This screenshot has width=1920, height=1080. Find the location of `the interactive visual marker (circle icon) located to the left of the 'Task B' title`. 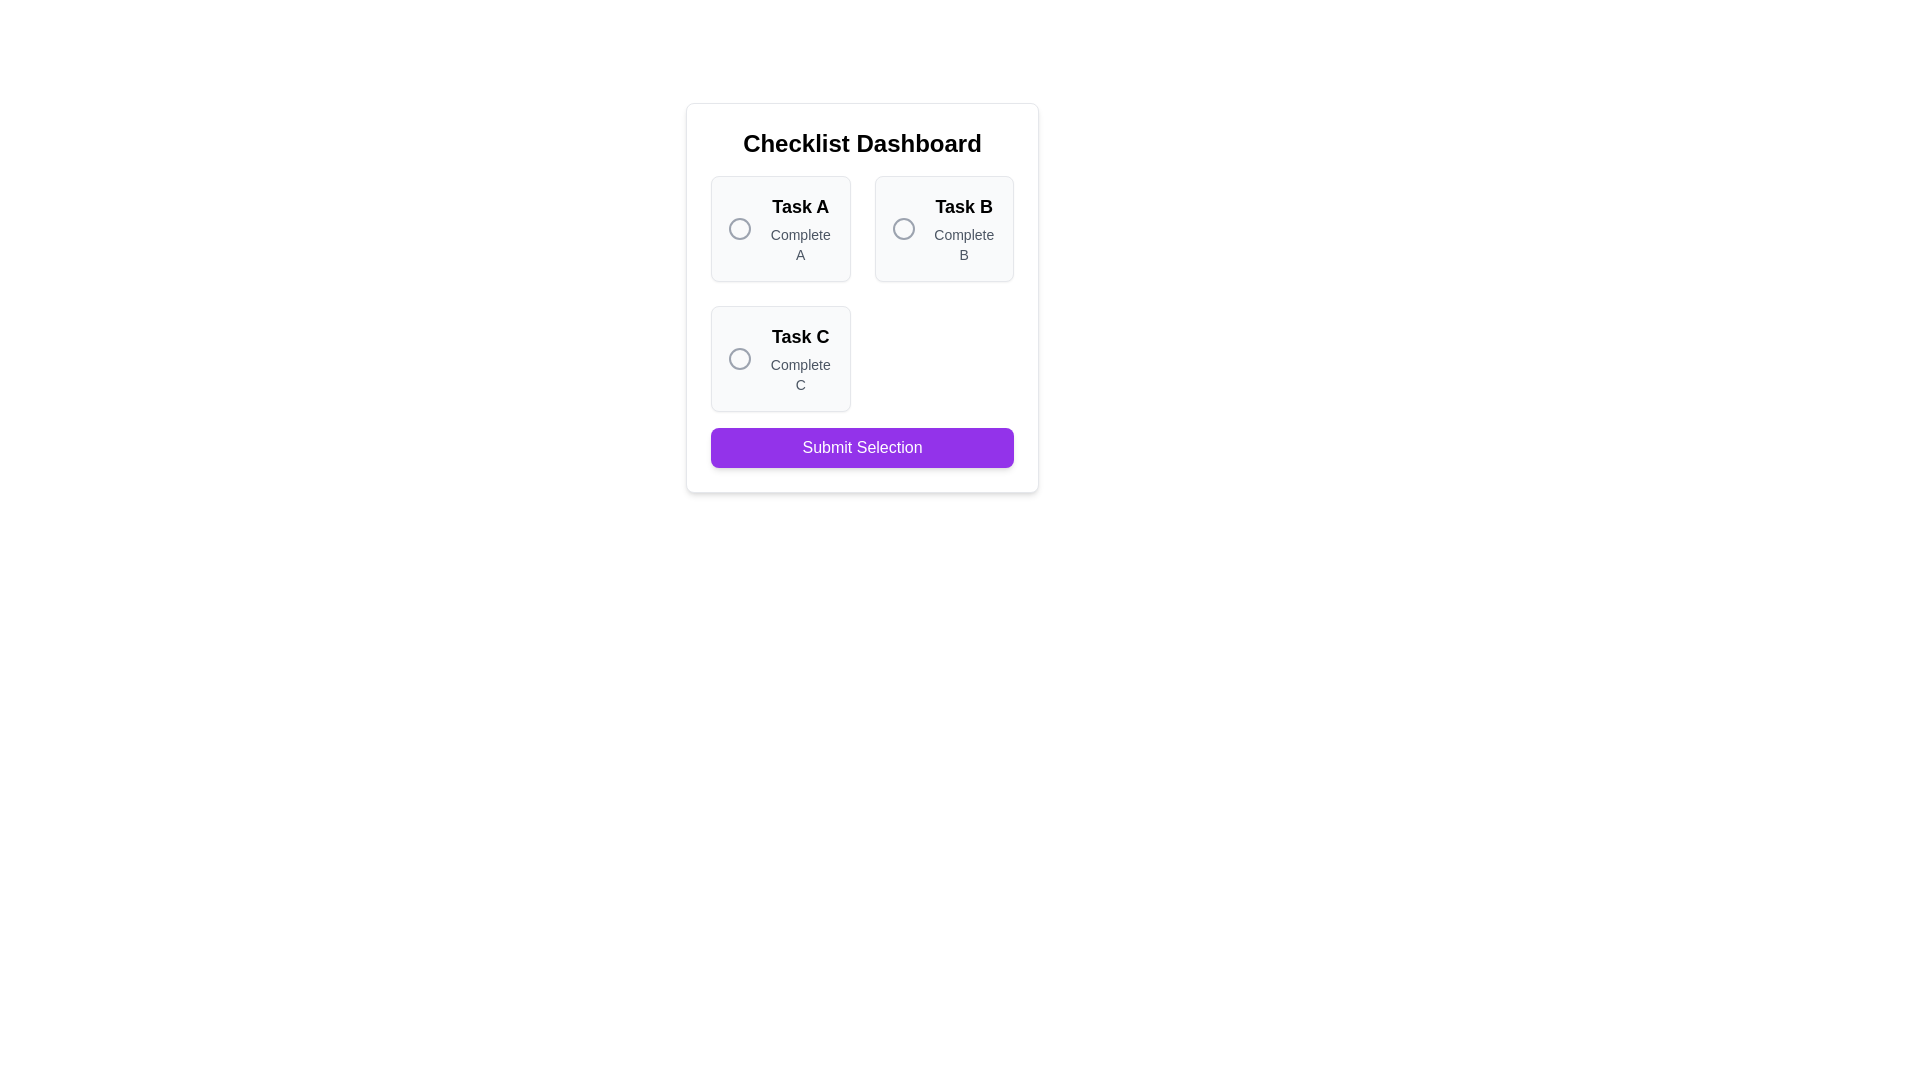

the interactive visual marker (circle icon) located to the left of the 'Task B' title is located at coordinates (902, 227).